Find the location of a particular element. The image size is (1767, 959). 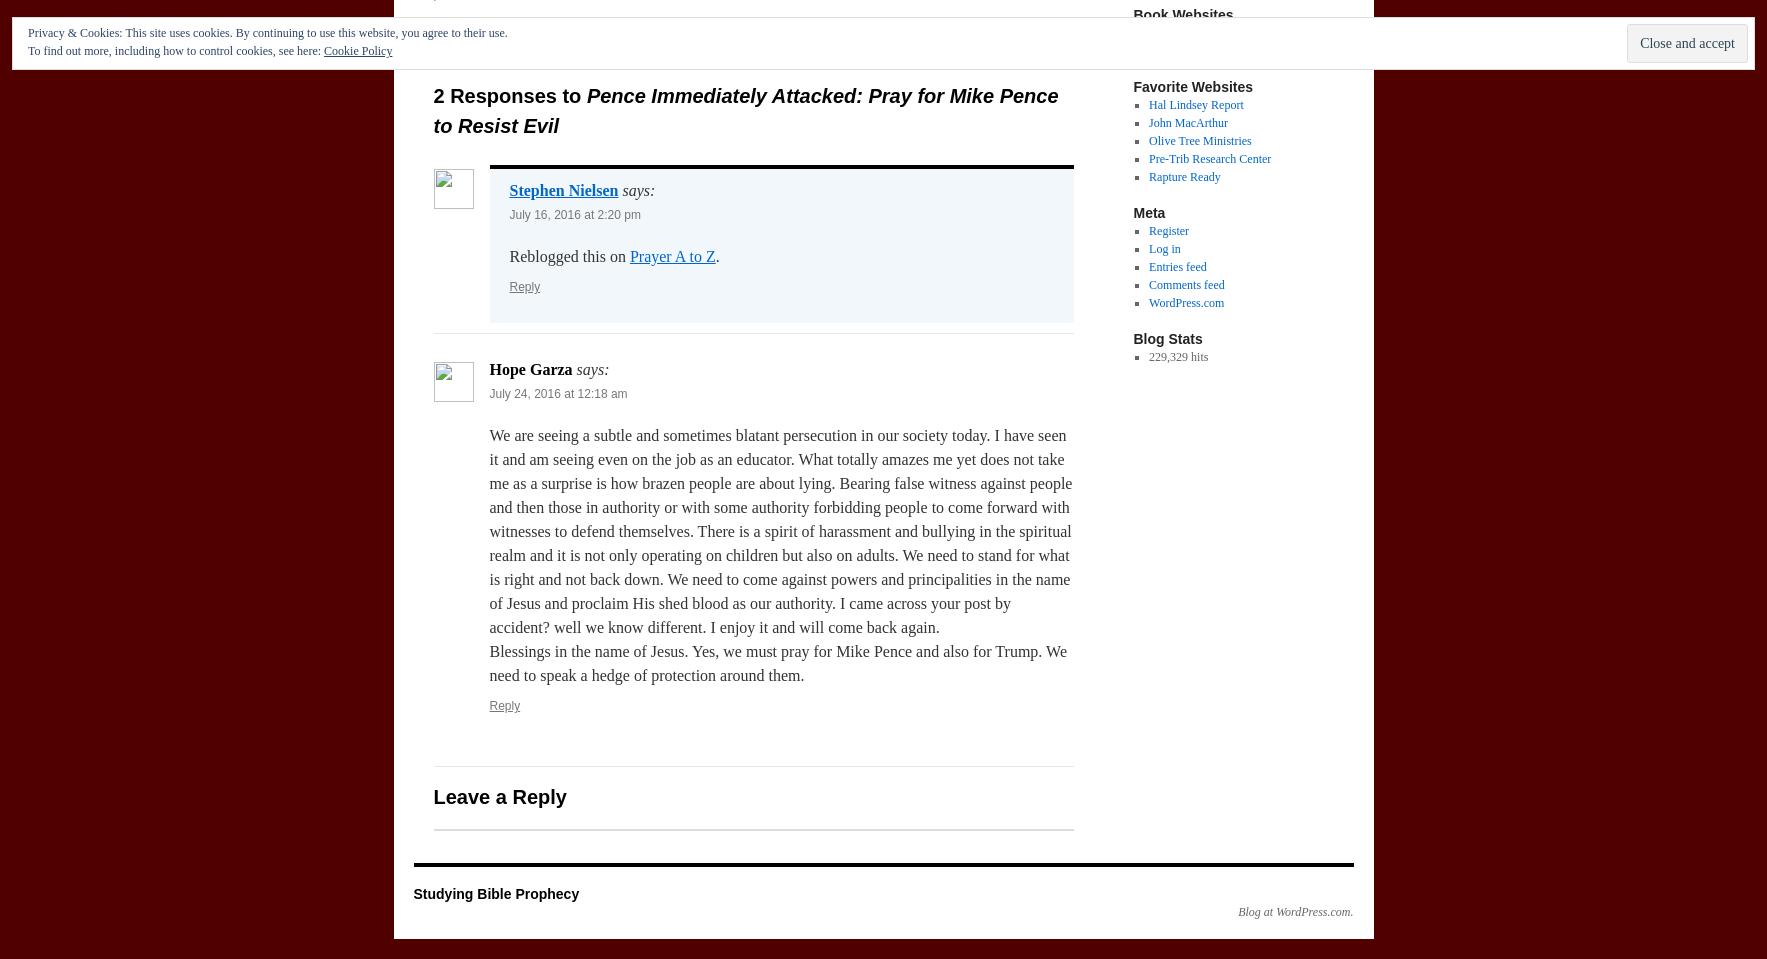

'Meta' is located at coordinates (1149, 212).